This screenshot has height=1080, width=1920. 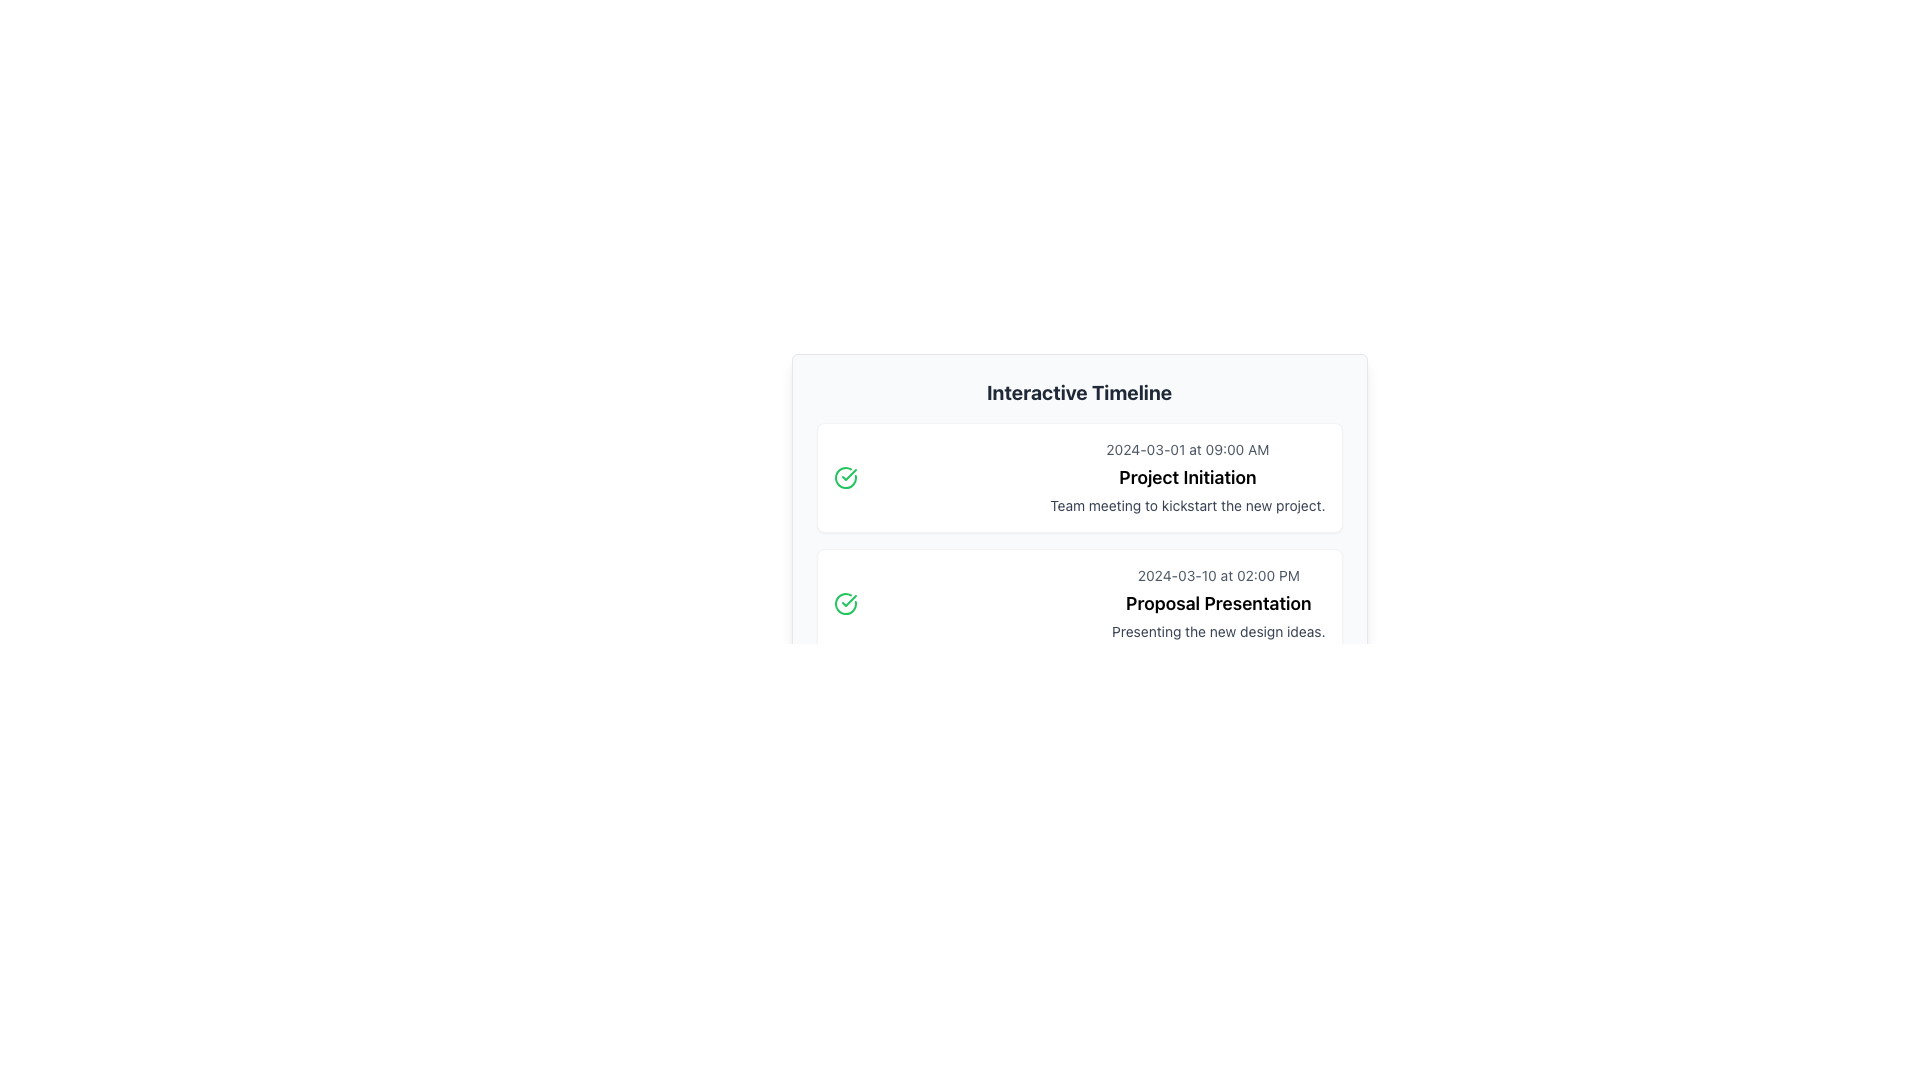 I want to click on the bold text displaying 'Interactive Timeline' located at the top of the content card, which is styled in dark gray and centered horizontally, so click(x=1078, y=393).